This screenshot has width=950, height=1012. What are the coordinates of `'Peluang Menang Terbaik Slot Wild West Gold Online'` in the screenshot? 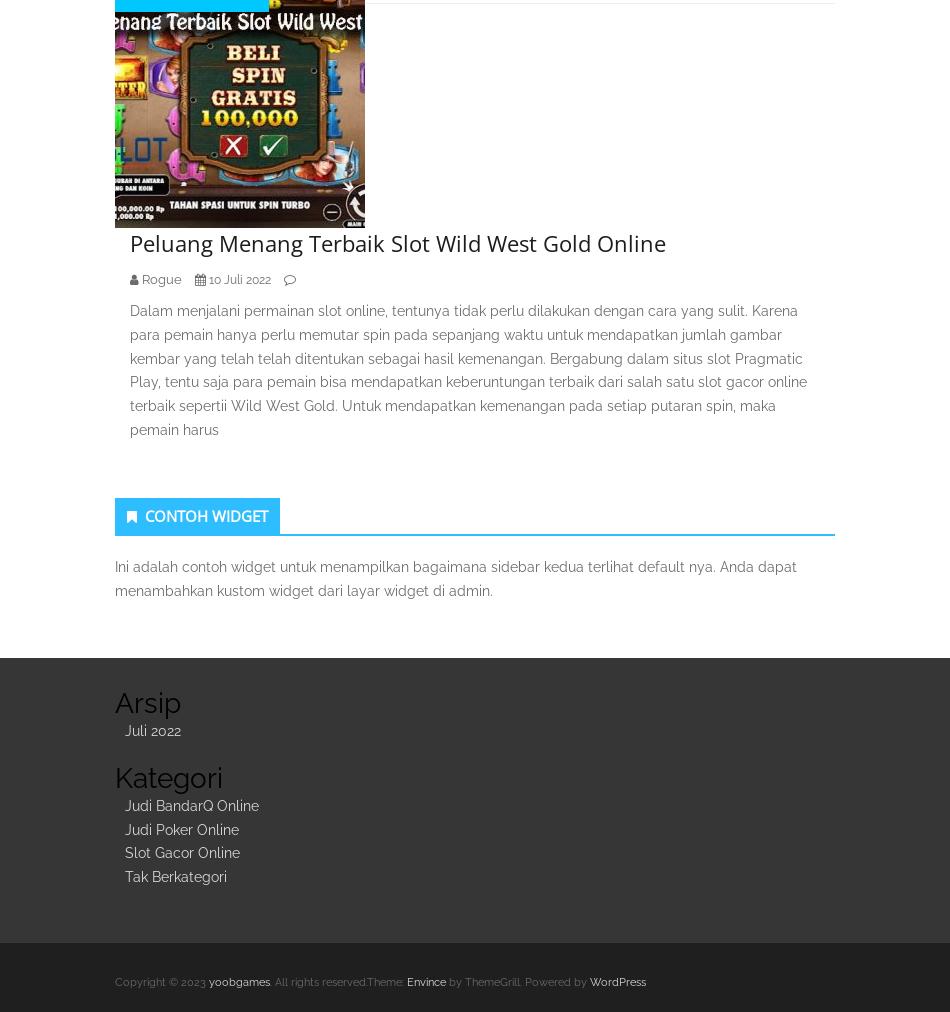 It's located at (396, 242).